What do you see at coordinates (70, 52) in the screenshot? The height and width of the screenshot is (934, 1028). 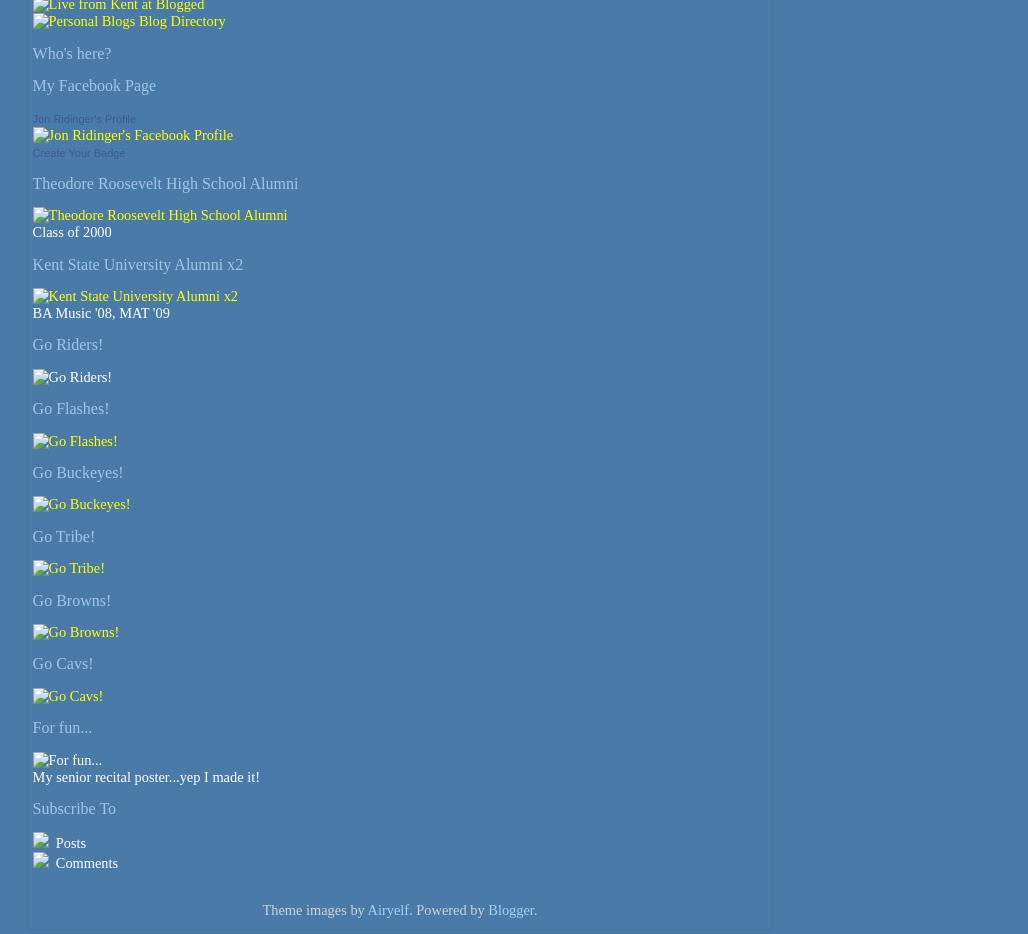 I see `'Who's here?'` at bounding box center [70, 52].